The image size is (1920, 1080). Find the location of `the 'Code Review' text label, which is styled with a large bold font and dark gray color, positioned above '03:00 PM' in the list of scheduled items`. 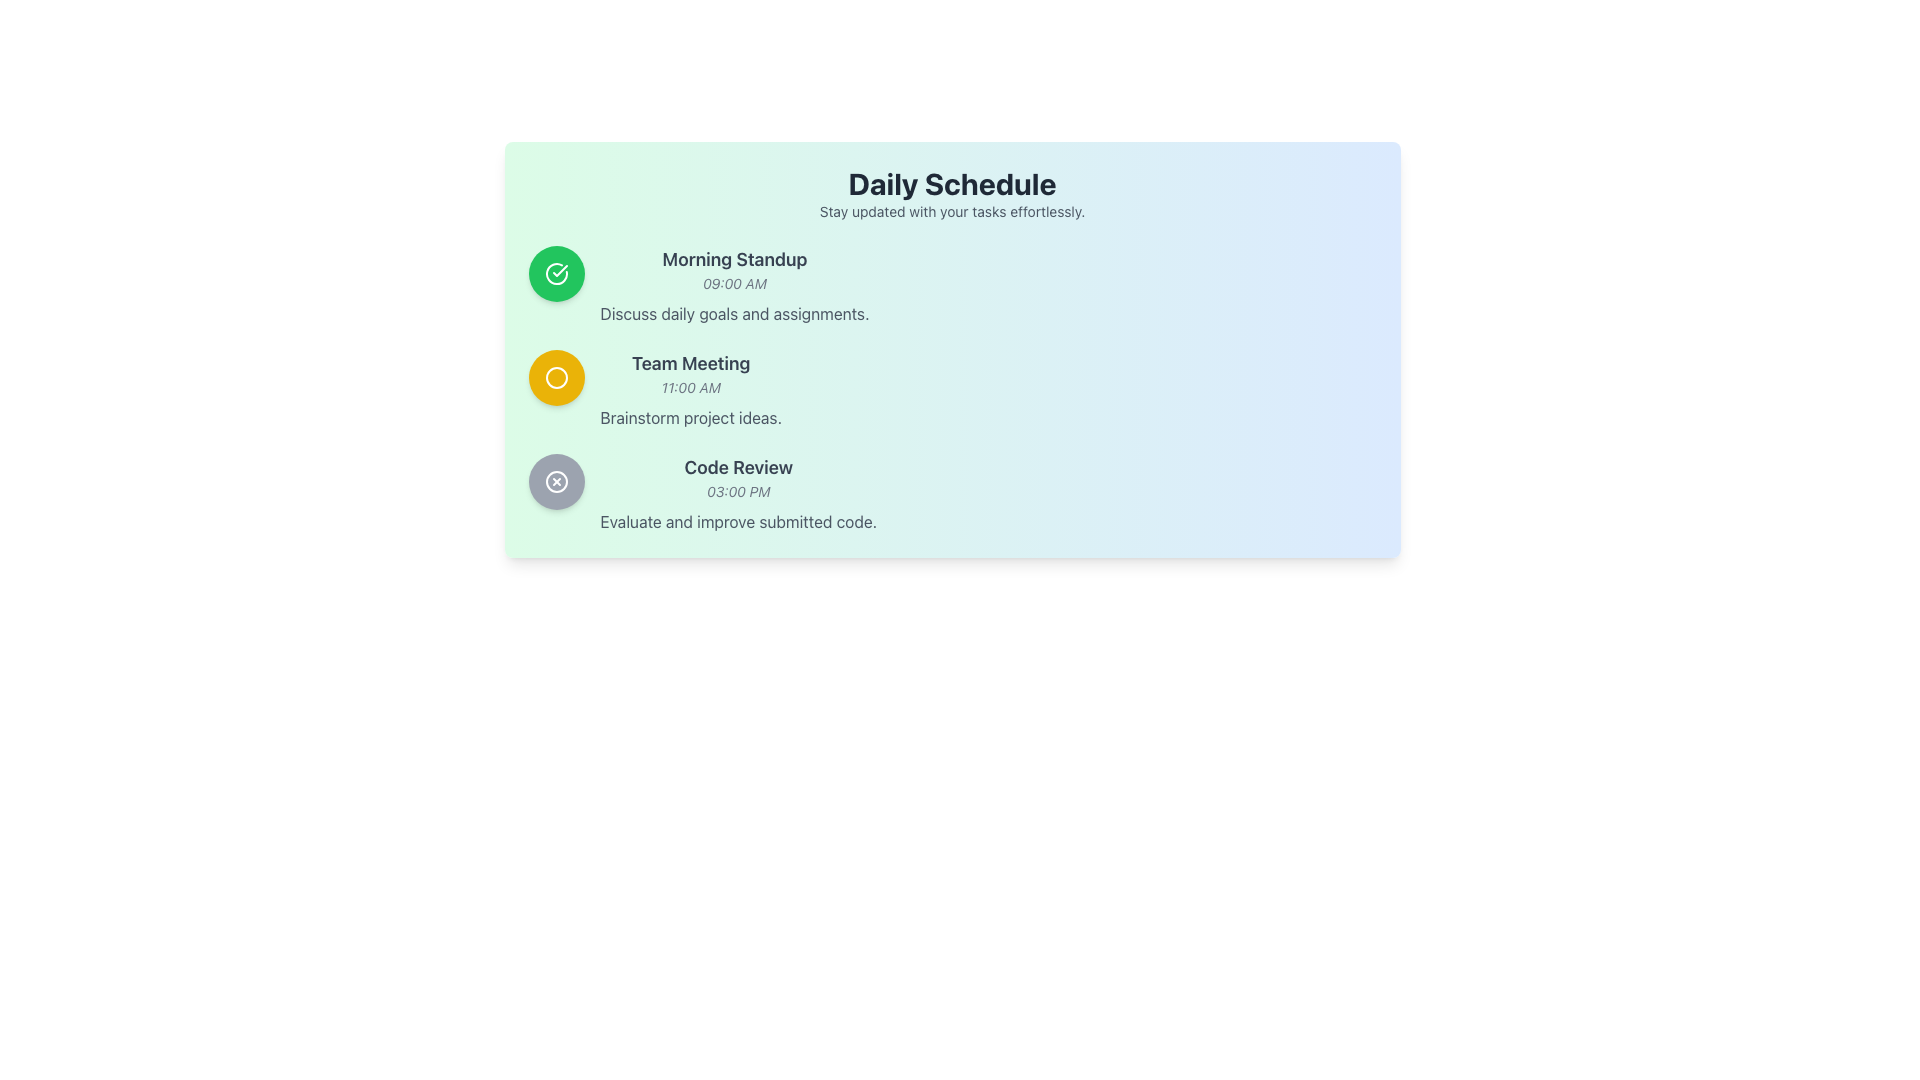

the 'Code Review' text label, which is styled with a large bold font and dark gray color, positioned above '03:00 PM' in the list of scheduled items is located at coordinates (737, 467).